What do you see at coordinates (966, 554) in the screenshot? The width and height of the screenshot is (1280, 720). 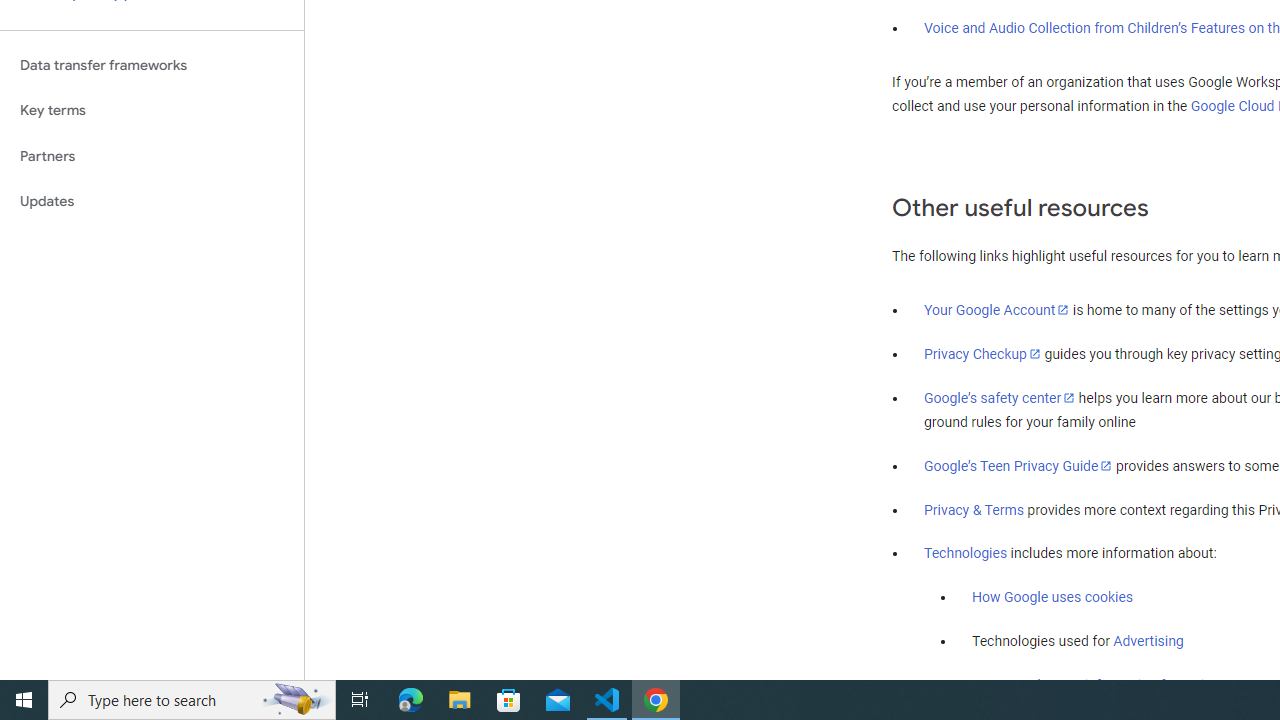 I see `'Technologies'` at bounding box center [966, 554].